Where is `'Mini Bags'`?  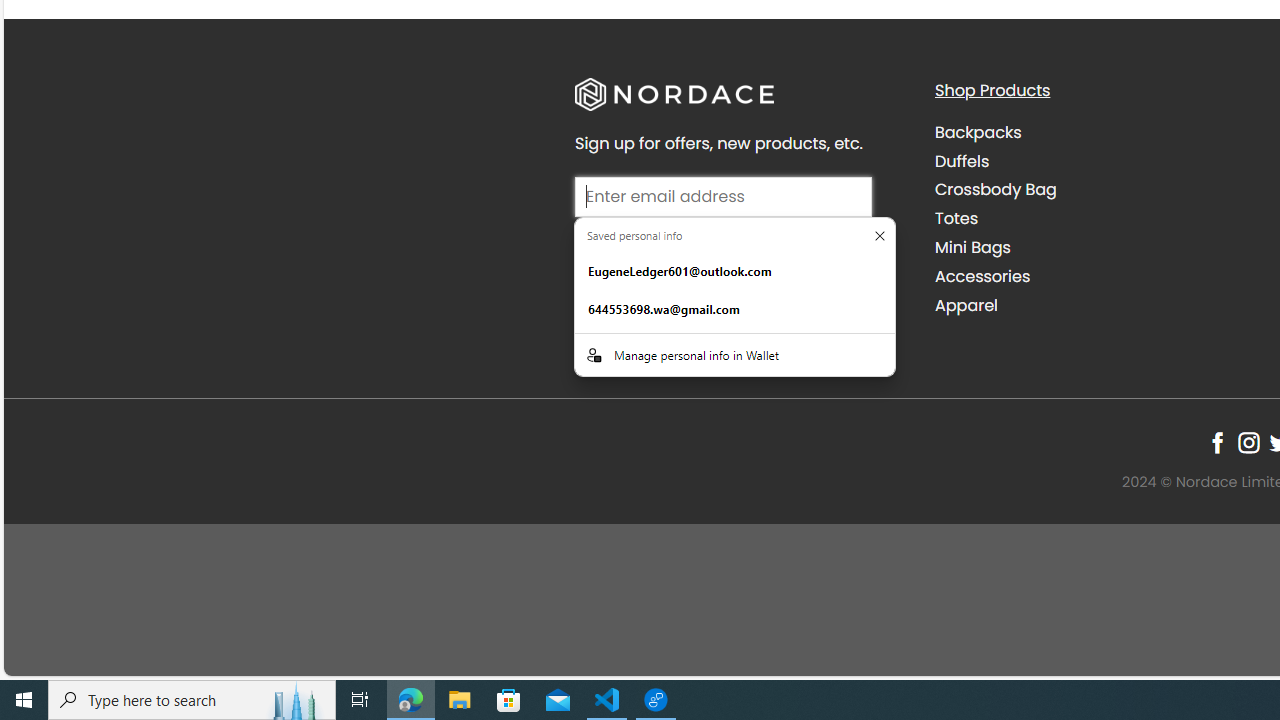 'Mini Bags' is located at coordinates (1098, 246).